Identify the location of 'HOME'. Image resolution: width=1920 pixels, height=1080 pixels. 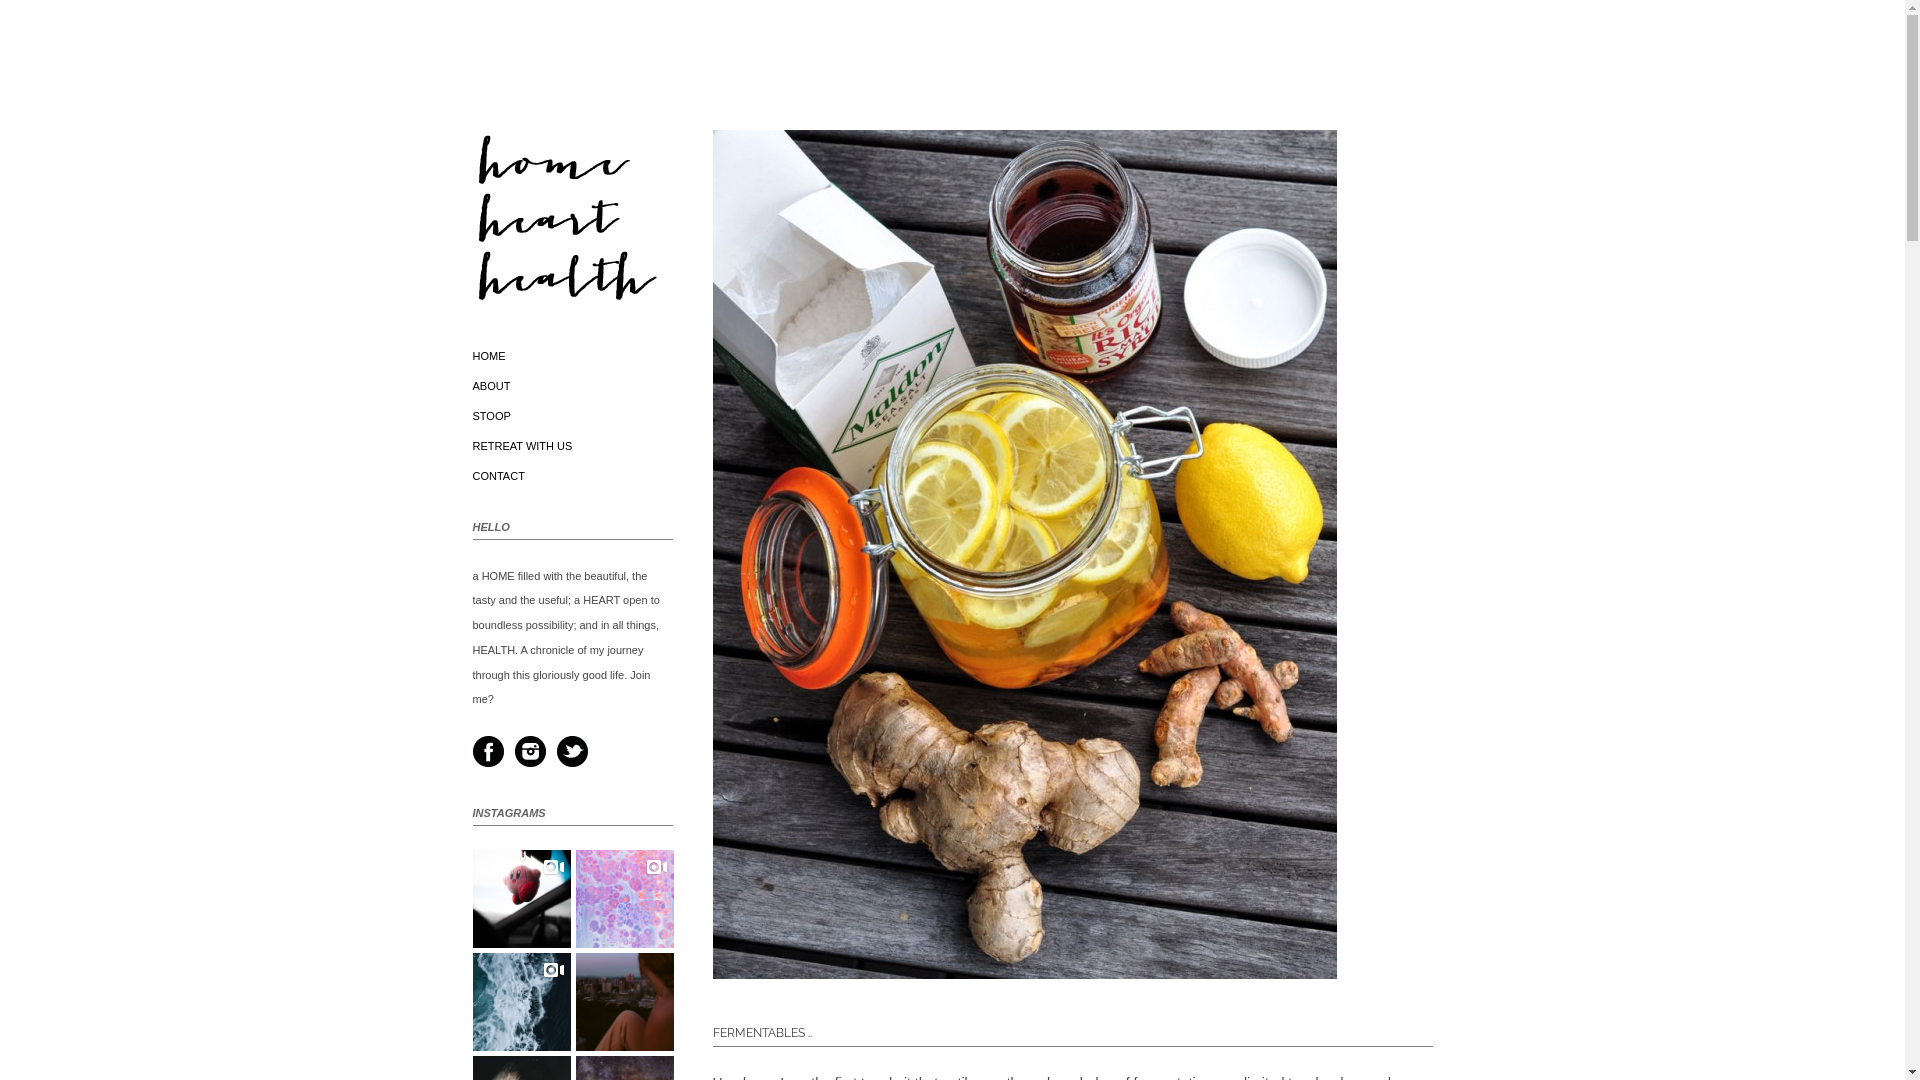
(488, 354).